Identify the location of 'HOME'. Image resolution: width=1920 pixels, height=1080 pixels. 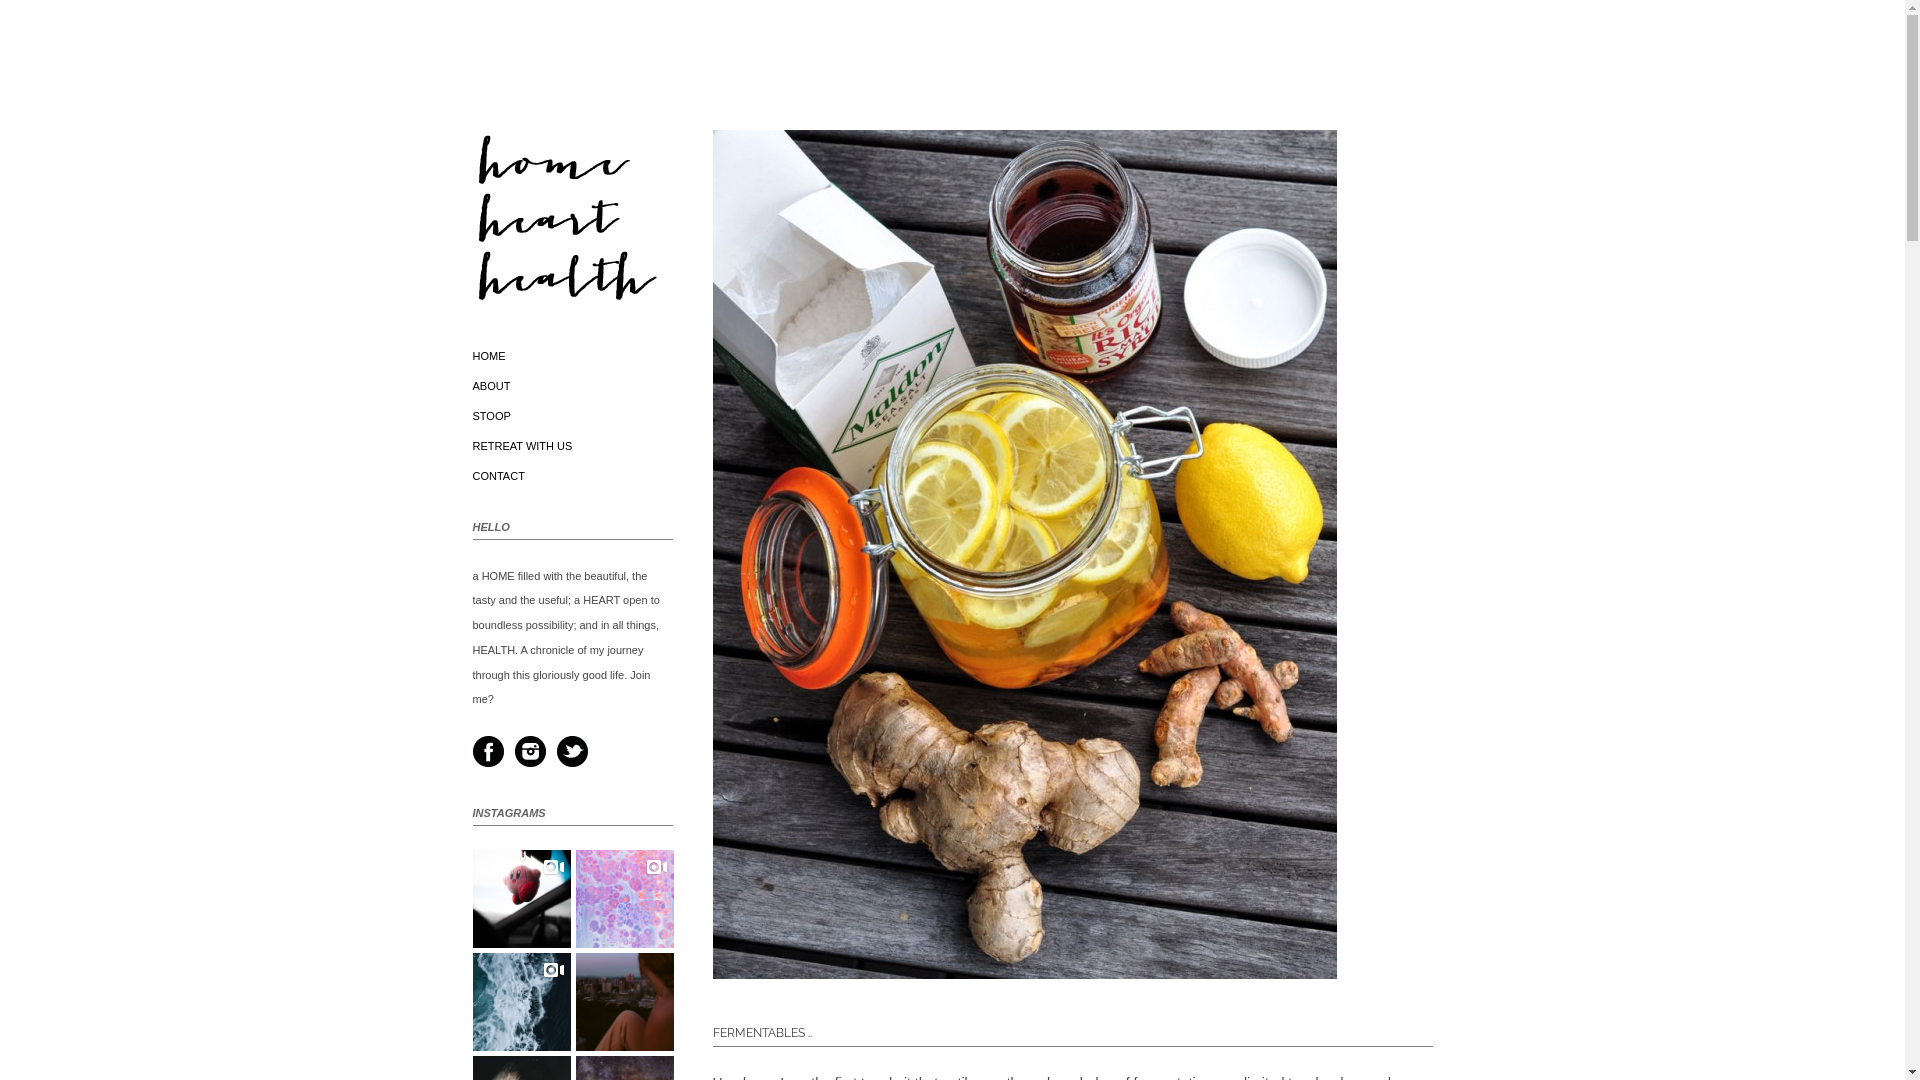
(488, 354).